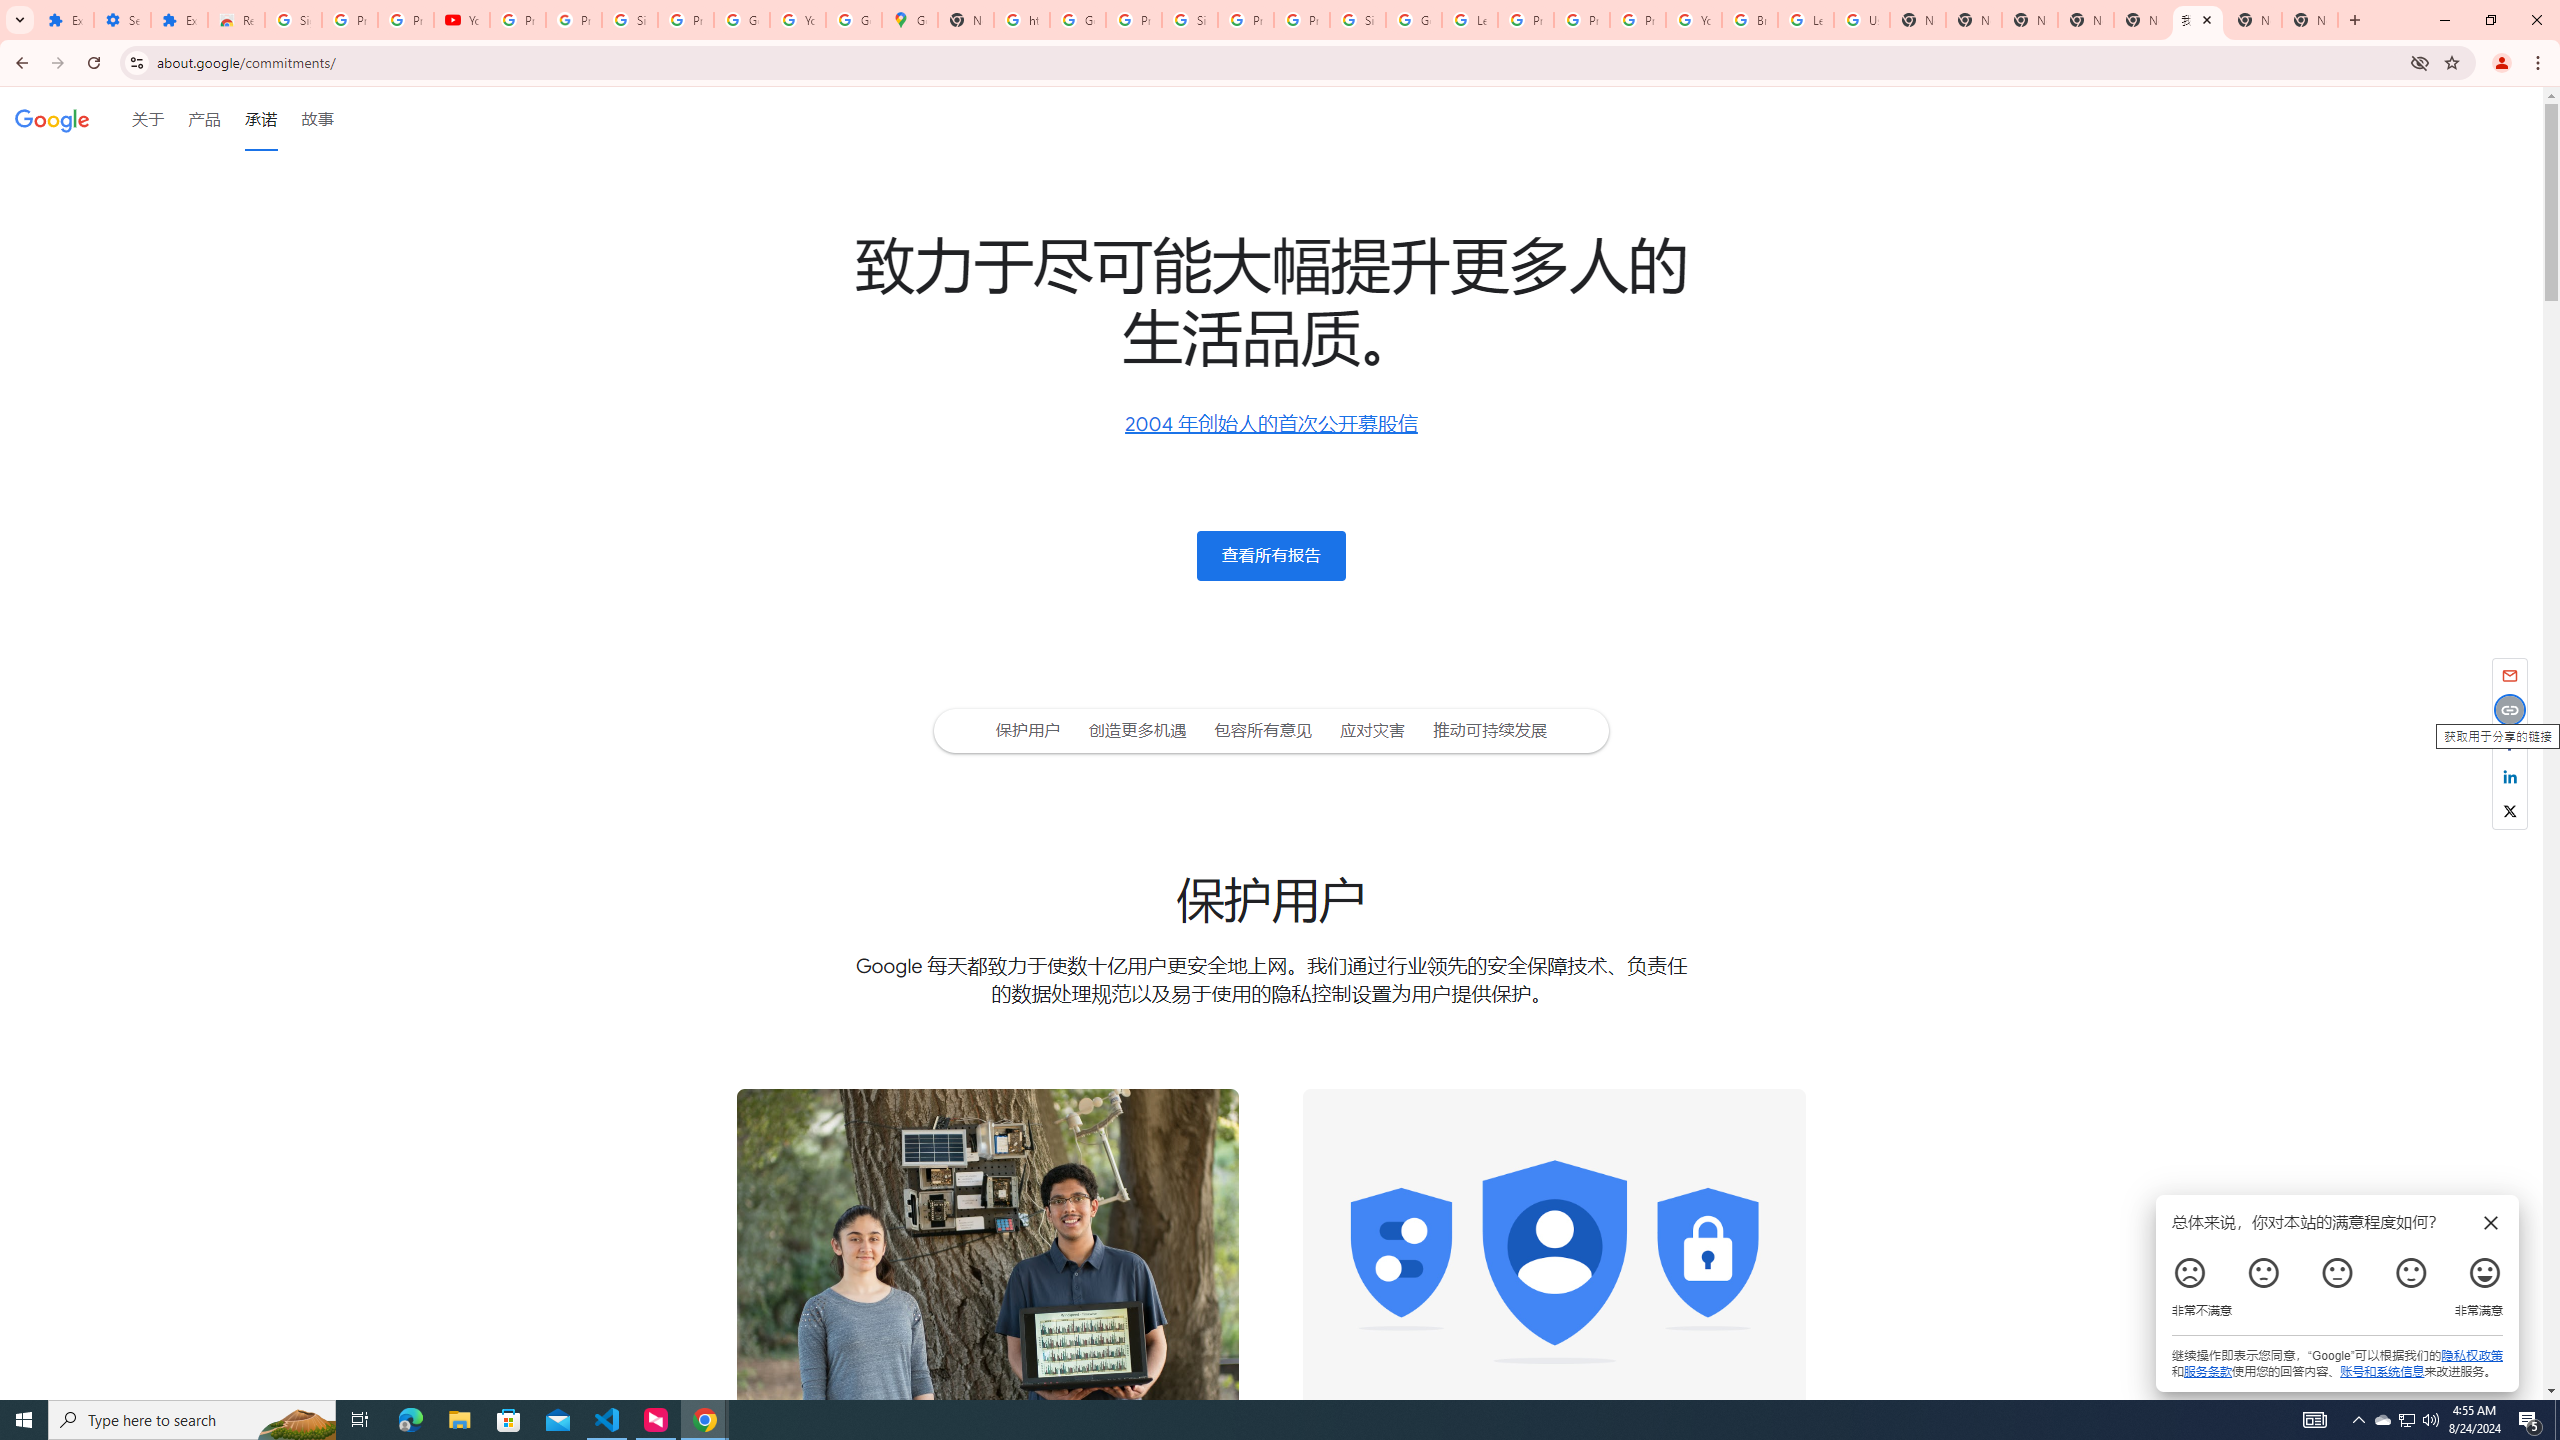 Image resolution: width=2560 pixels, height=1440 pixels. What do you see at coordinates (1022, 19) in the screenshot?
I see `'https://scholar.google.com/'` at bounding box center [1022, 19].